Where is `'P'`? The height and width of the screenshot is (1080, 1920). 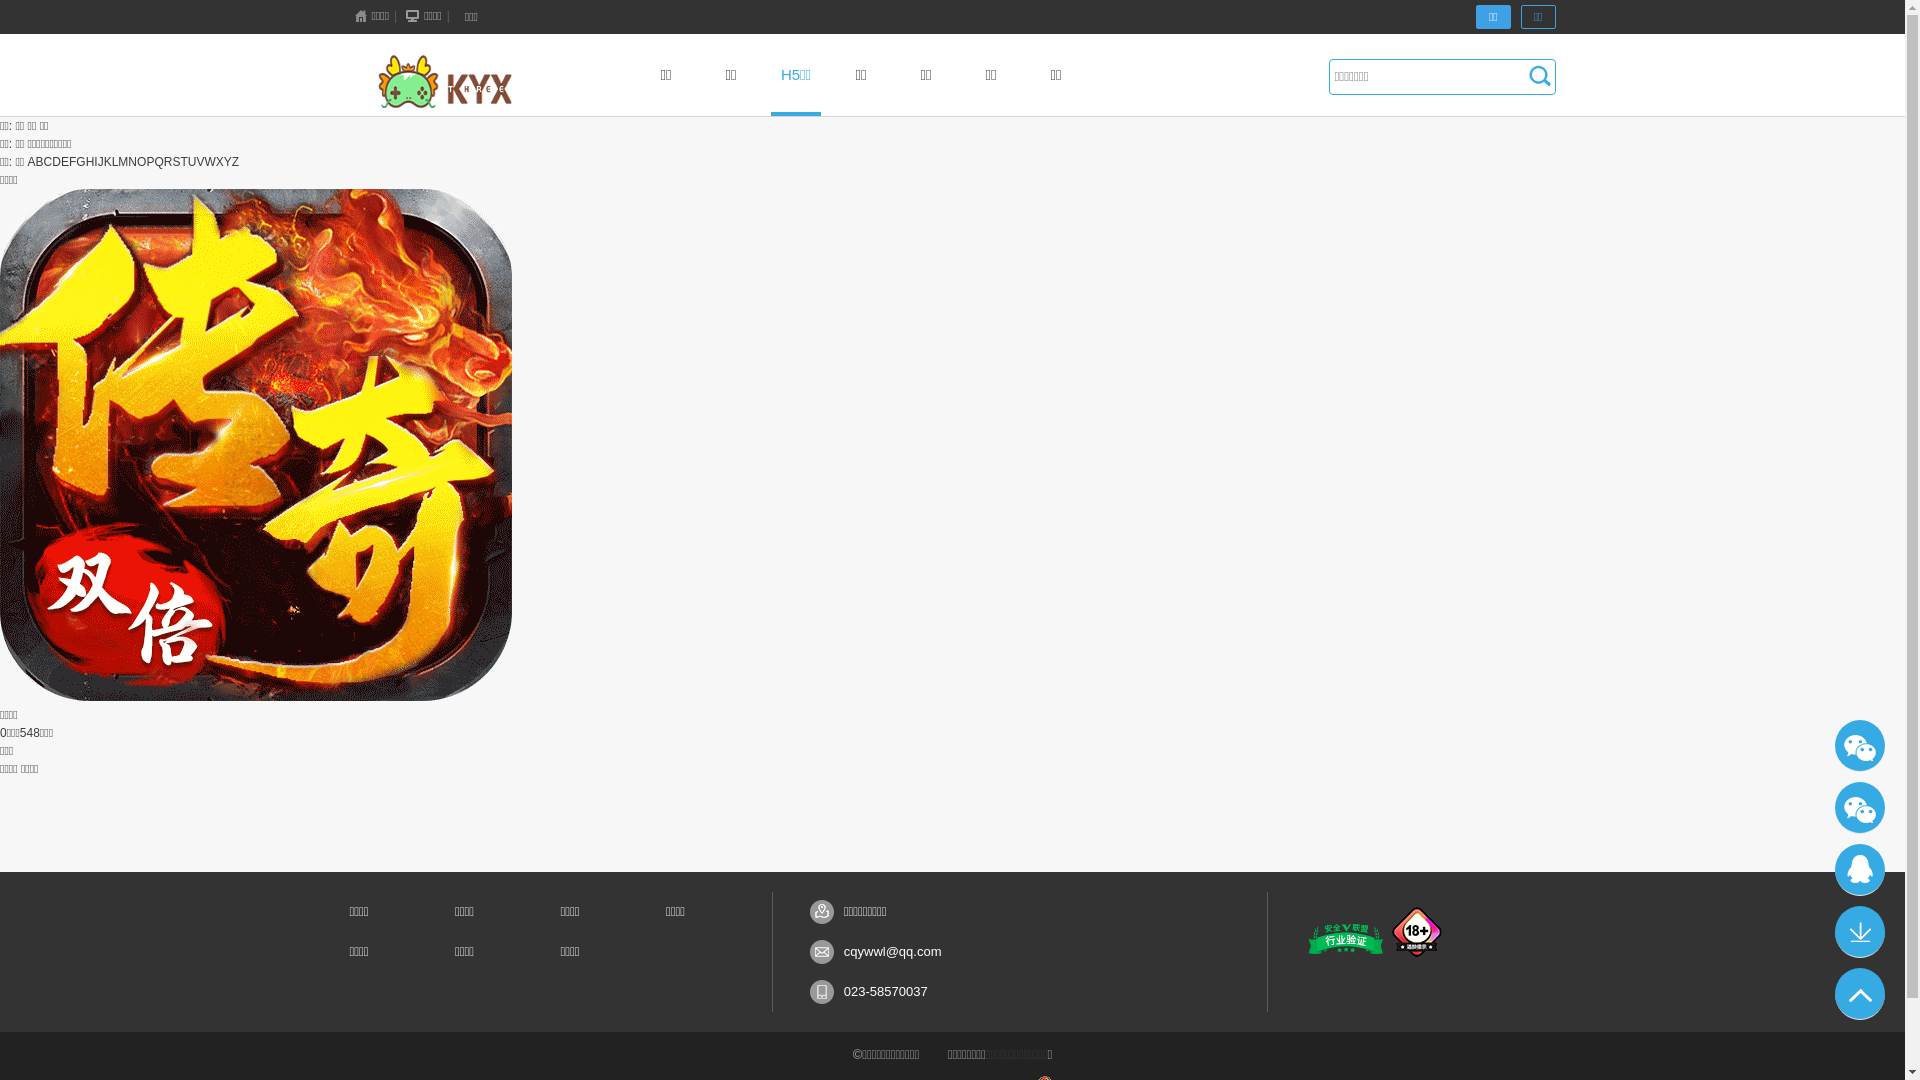 'P' is located at coordinates (144, 161).